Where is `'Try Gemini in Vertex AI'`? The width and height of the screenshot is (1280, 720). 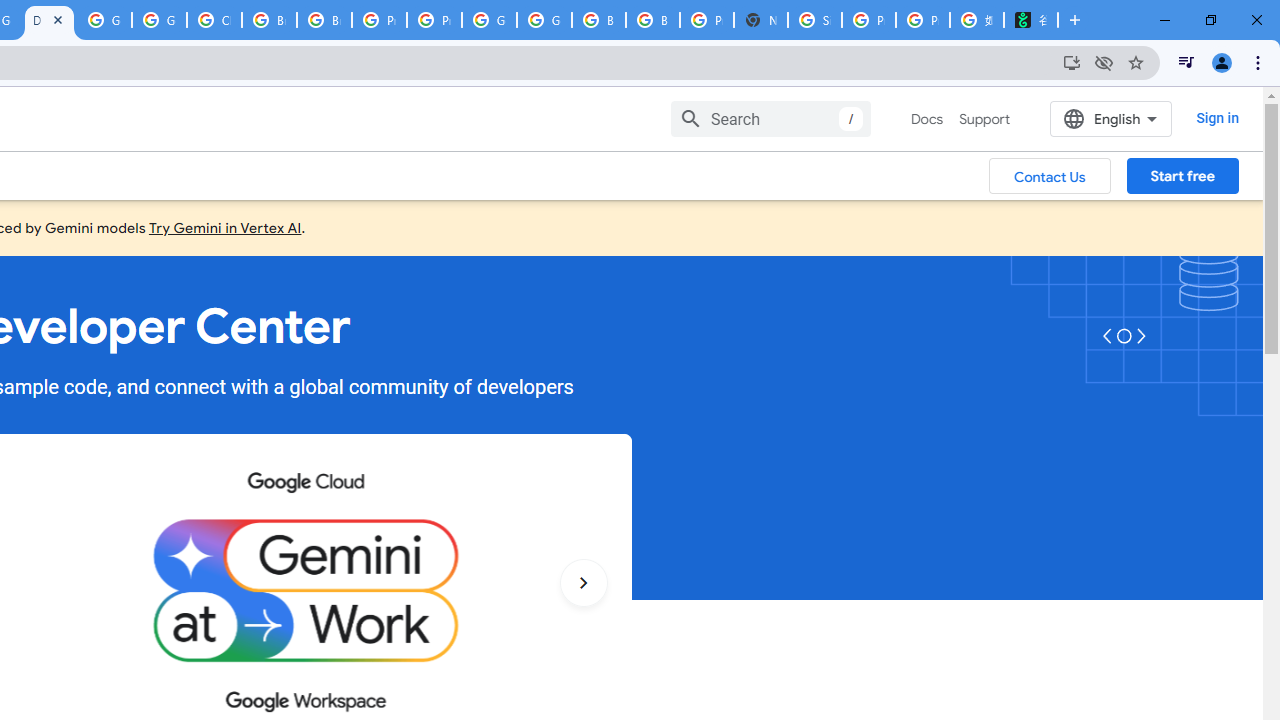
'Try Gemini in Vertex AI' is located at coordinates (225, 226).